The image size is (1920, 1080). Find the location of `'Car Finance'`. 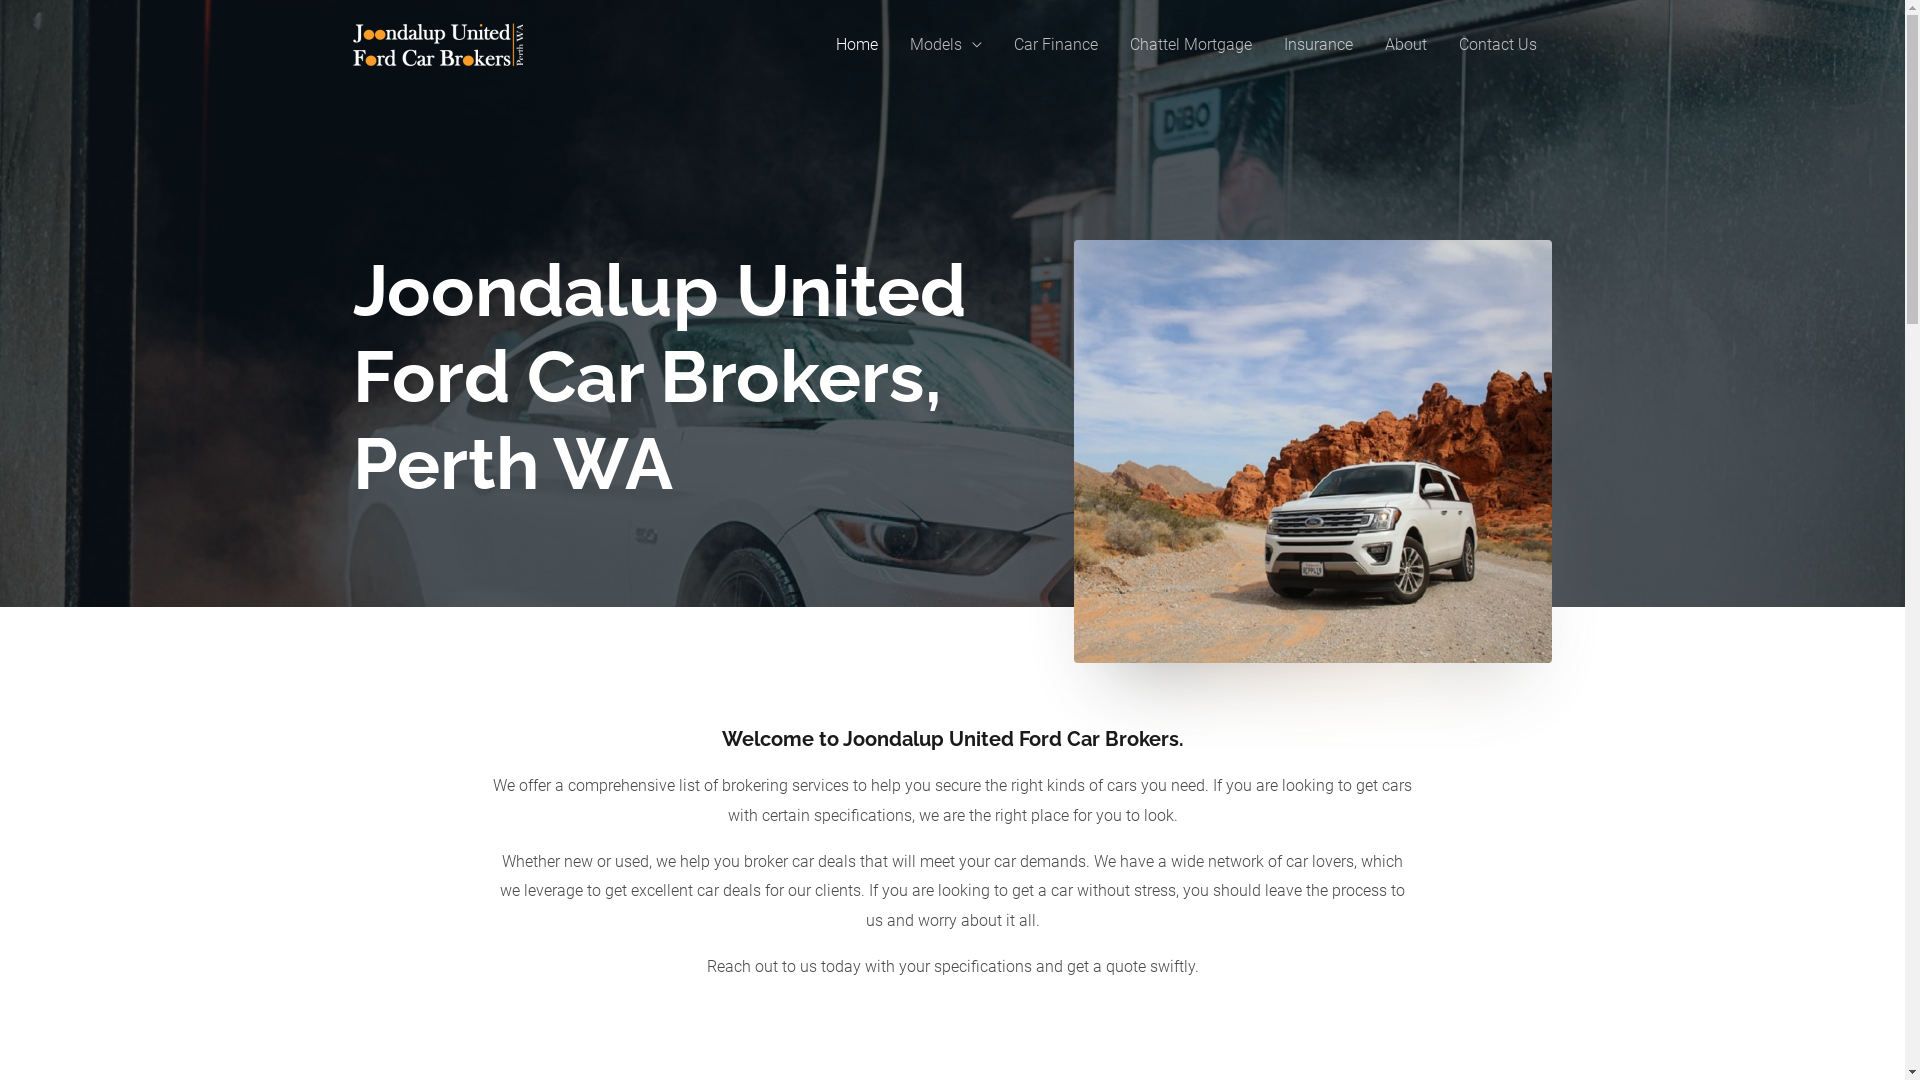

'Car Finance' is located at coordinates (1055, 45).